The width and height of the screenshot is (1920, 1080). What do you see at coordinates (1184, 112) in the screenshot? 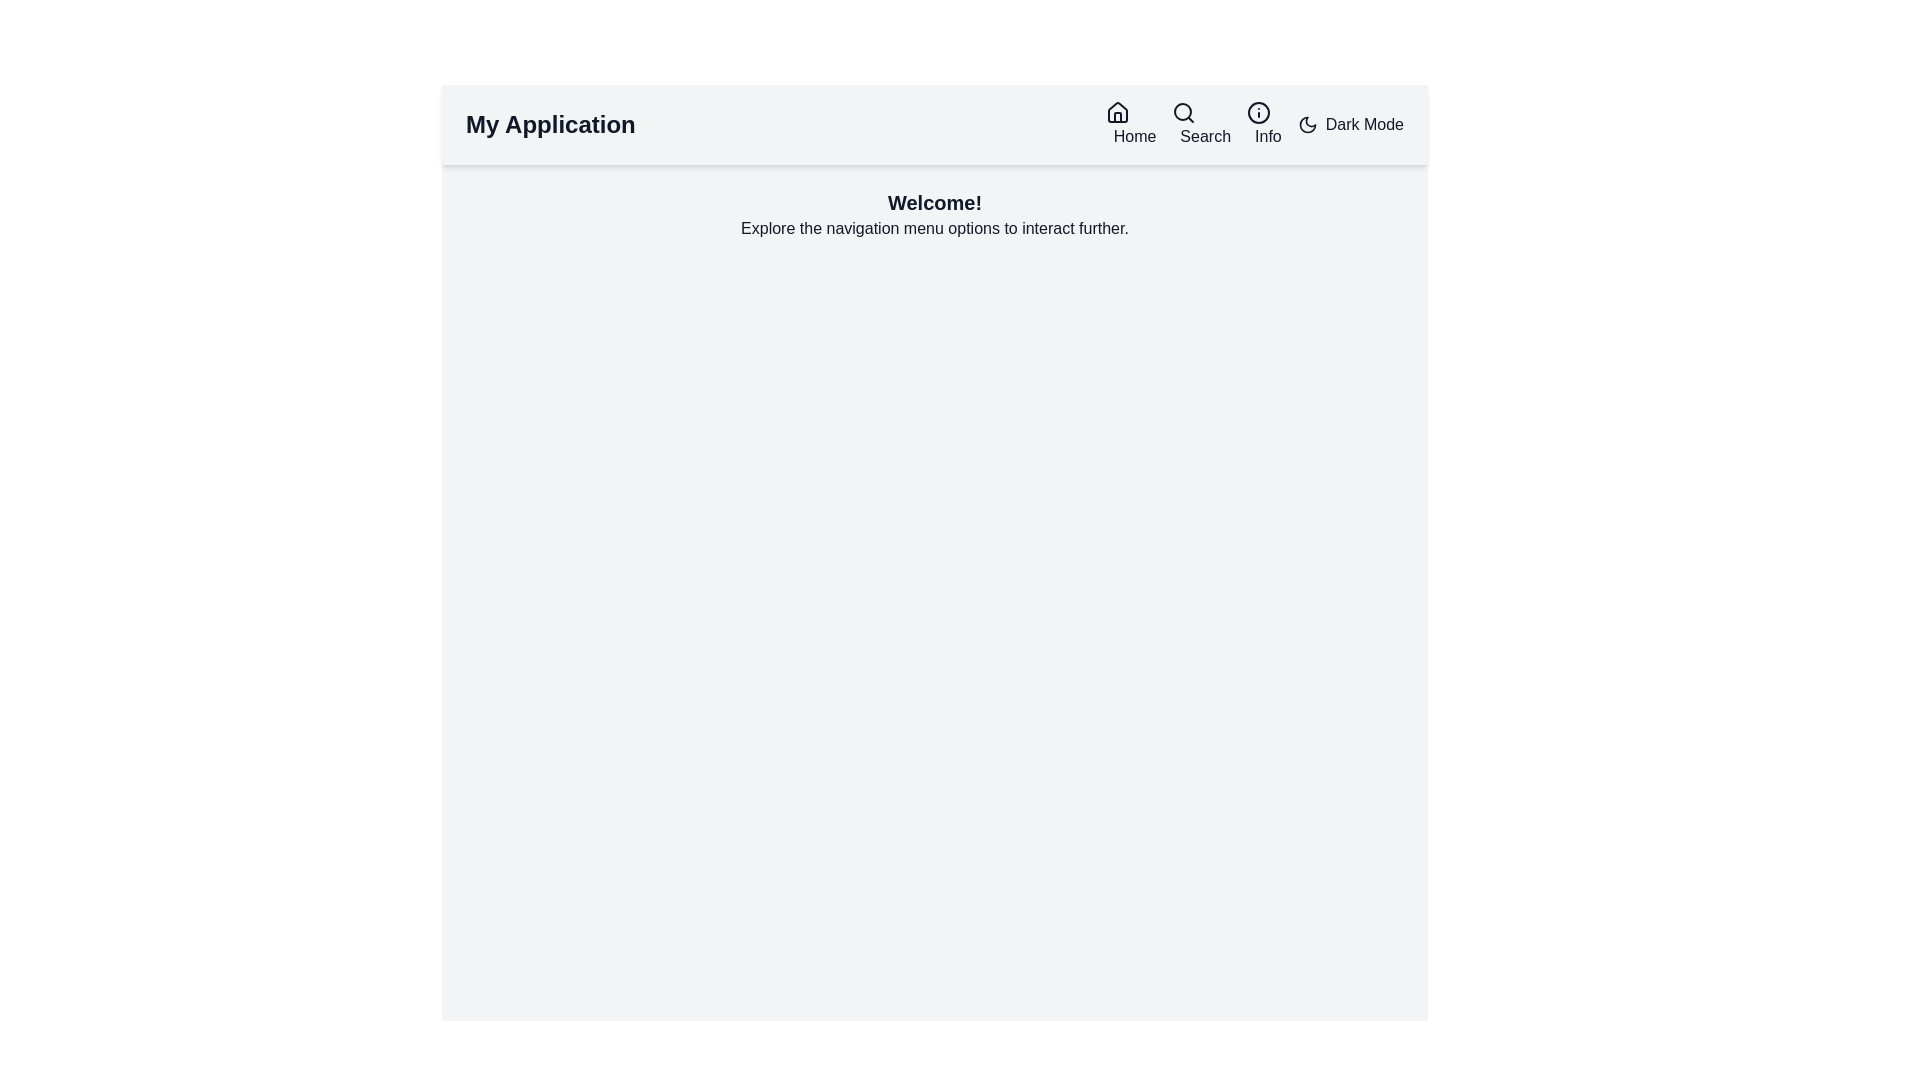
I see `the magnifying glass icon in the navigation bar to initiate a search` at bounding box center [1184, 112].